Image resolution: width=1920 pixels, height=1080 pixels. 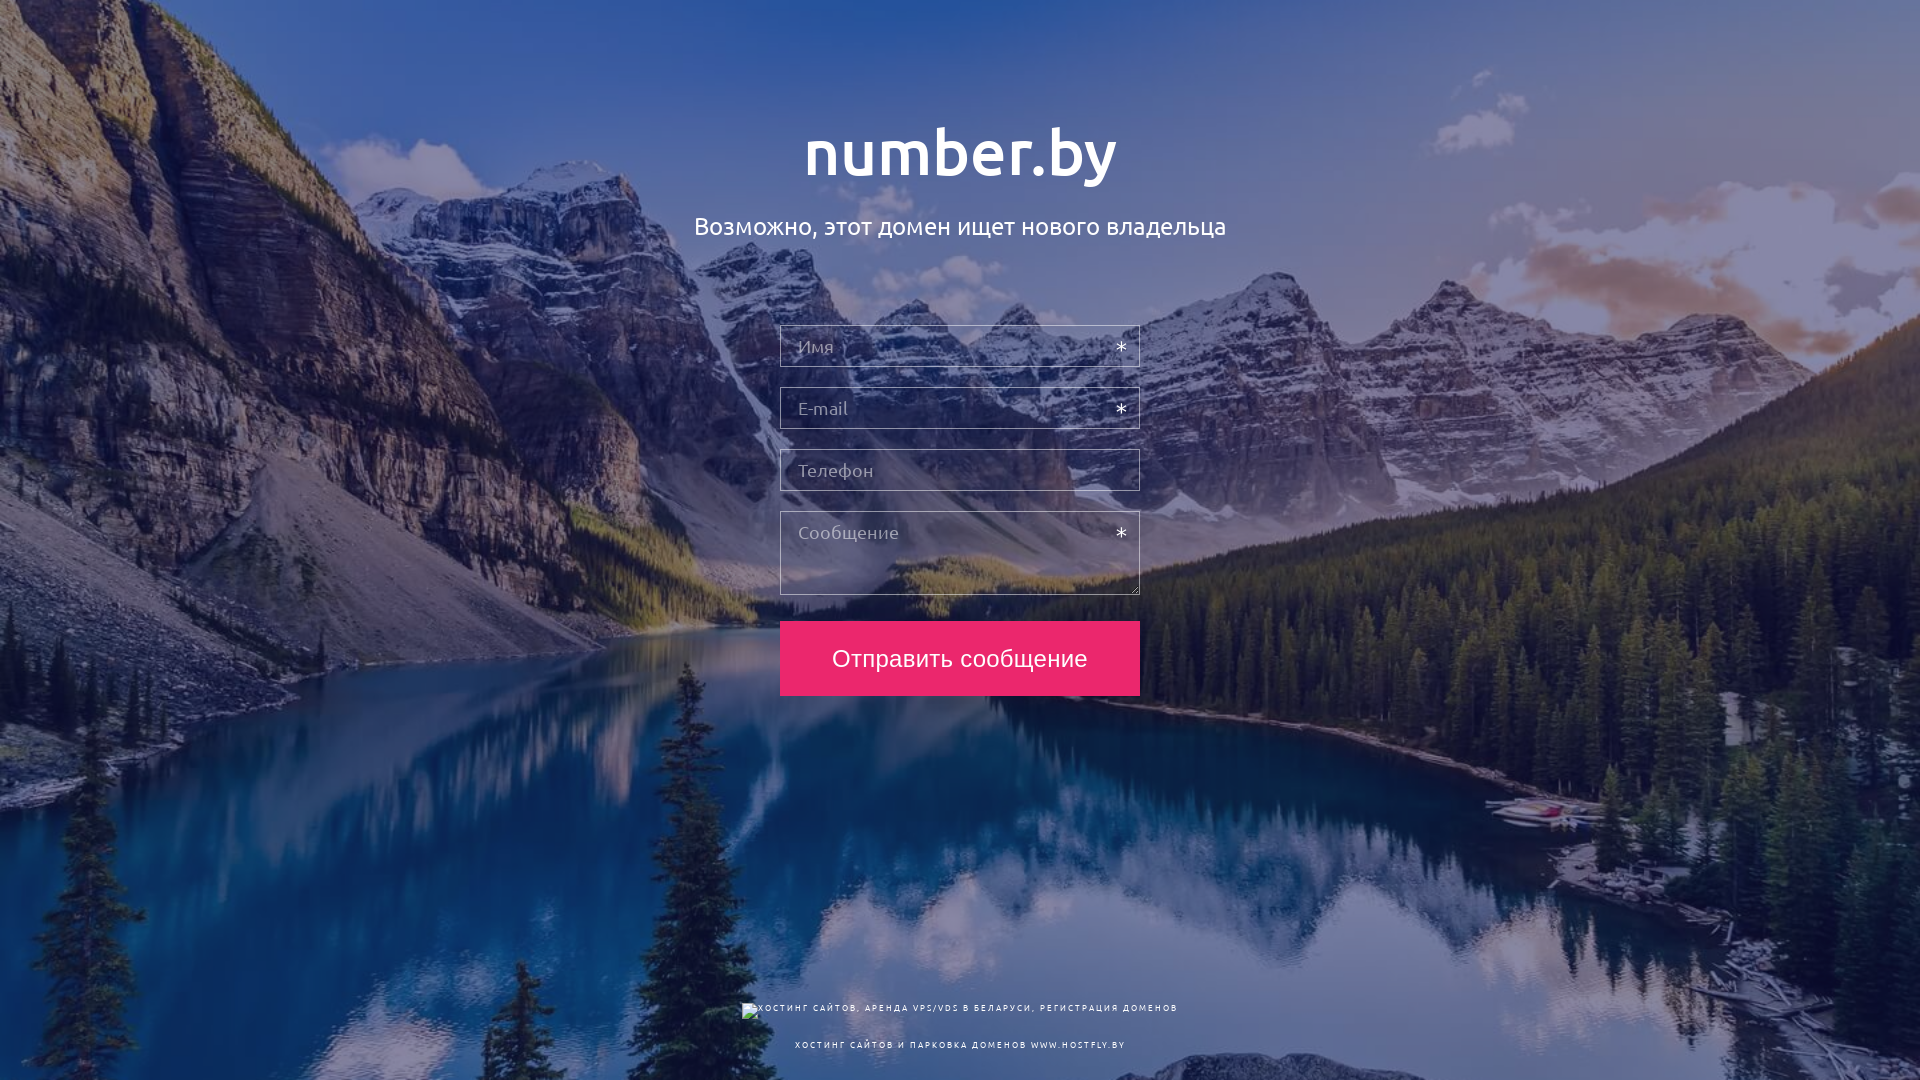 What do you see at coordinates (1076, 1043) in the screenshot?
I see `'WWW.HOSTFLY.BY'` at bounding box center [1076, 1043].